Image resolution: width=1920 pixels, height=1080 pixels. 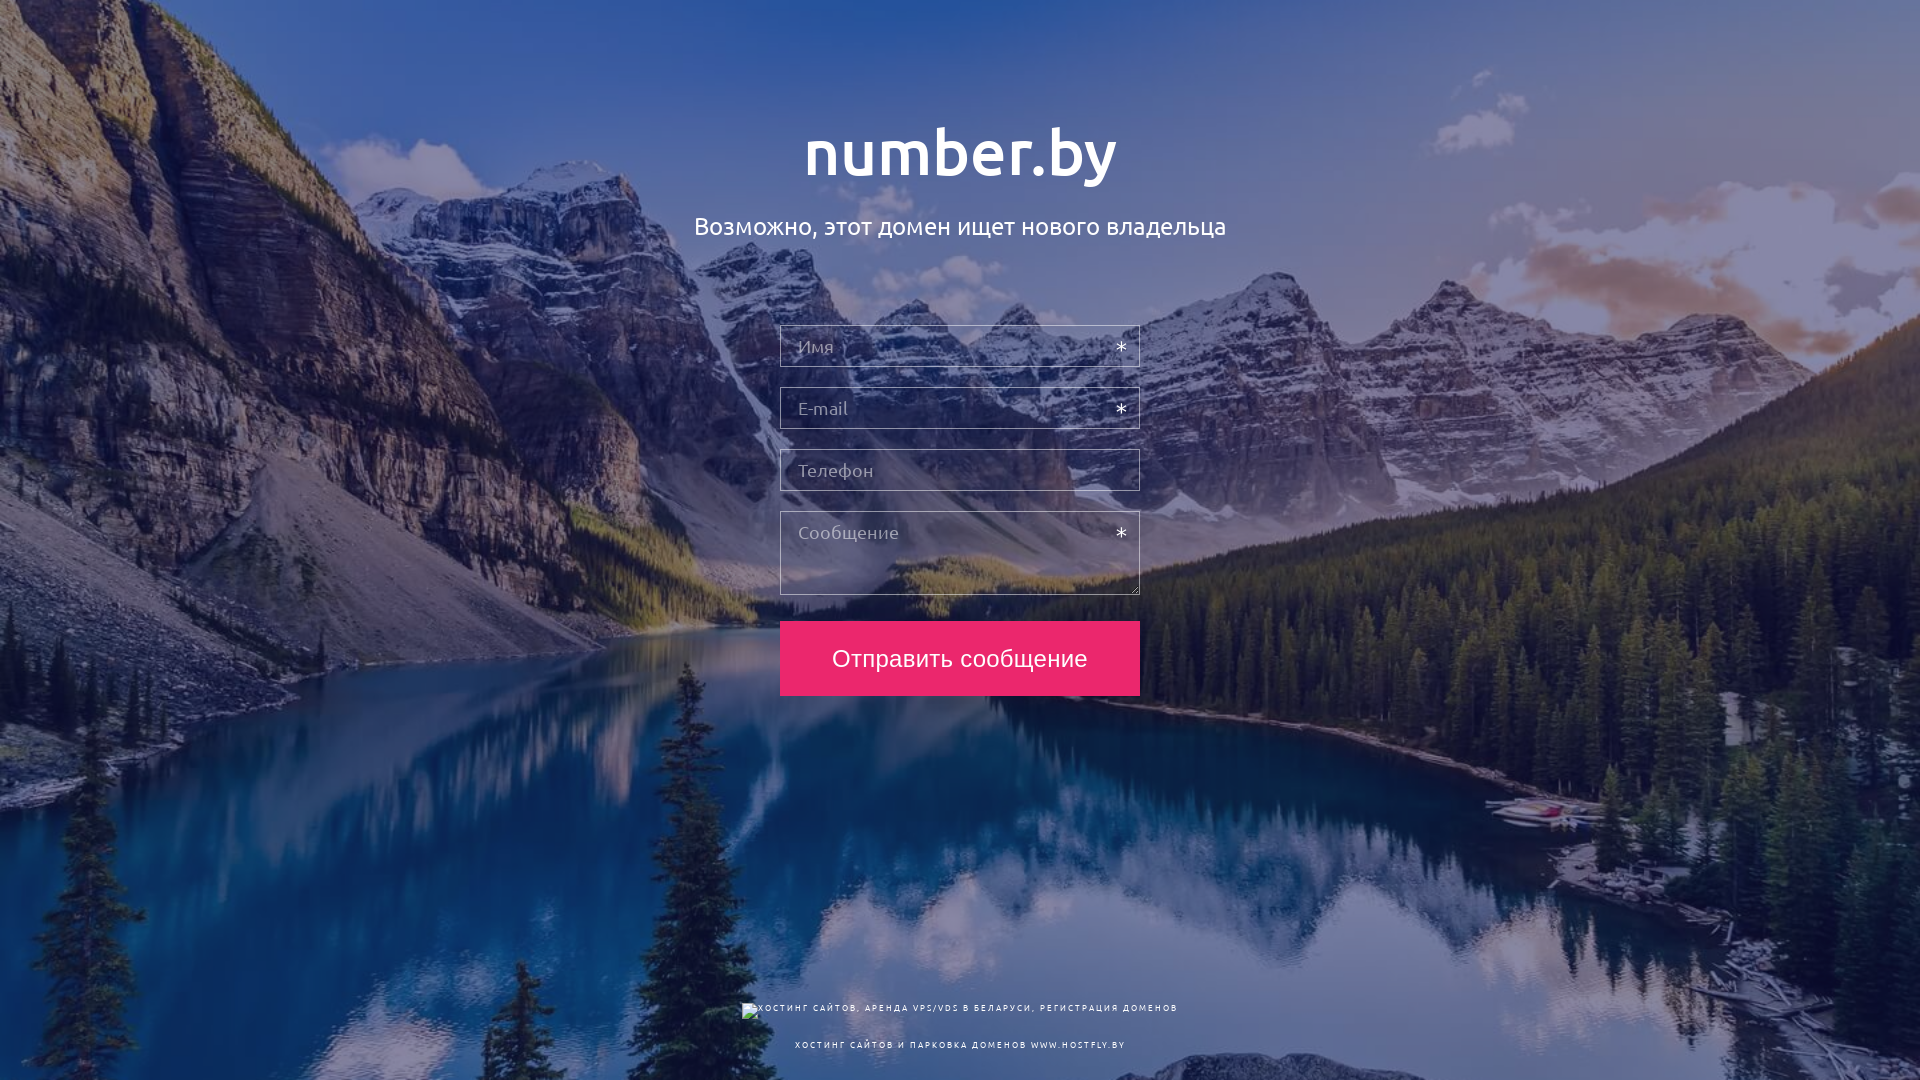 What do you see at coordinates (1076, 1043) in the screenshot?
I see `'WWW.HOSTFLY.BY'` at bounding box center [1076, 1043].